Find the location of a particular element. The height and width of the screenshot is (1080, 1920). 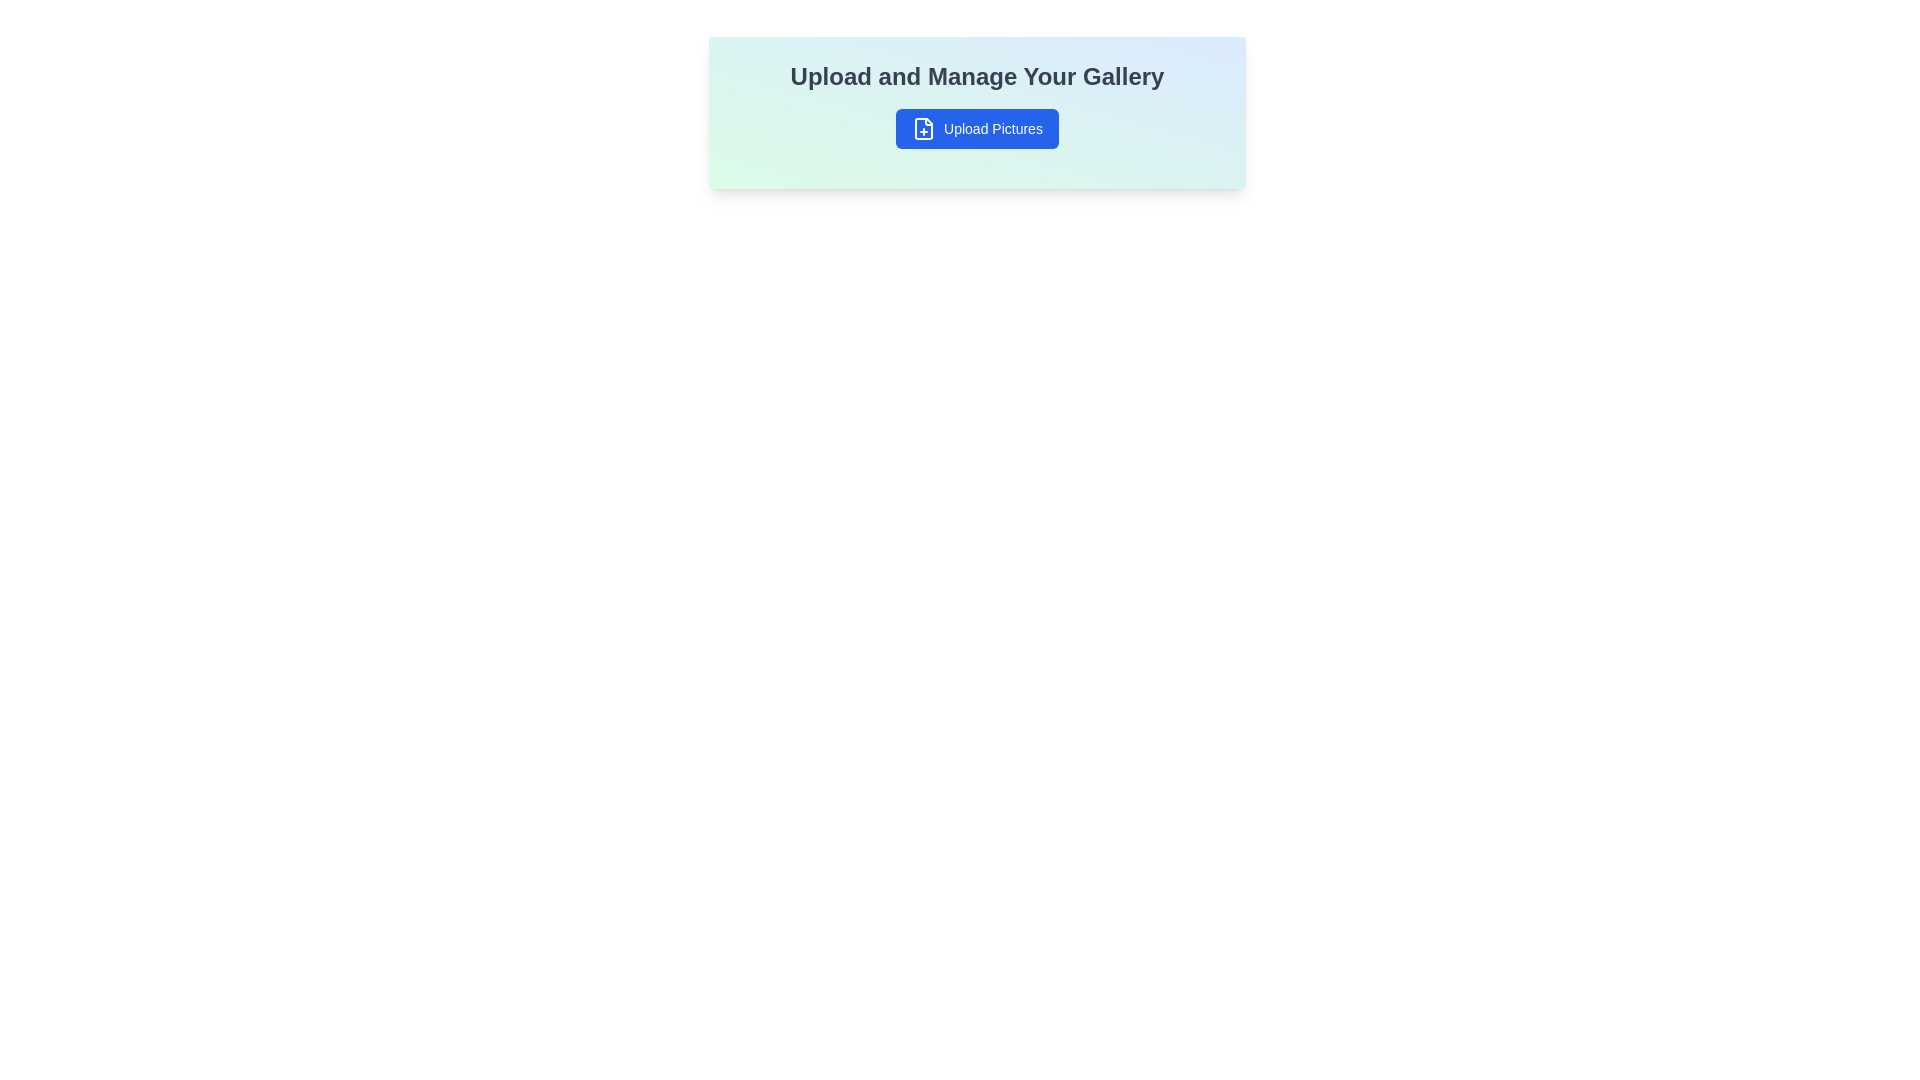

the button labeled 'Upload Pictures' which is styled with white text on a blue background, located under the heading 'Upload and Manage Your Gallery' is located at coordinates (993, 128).